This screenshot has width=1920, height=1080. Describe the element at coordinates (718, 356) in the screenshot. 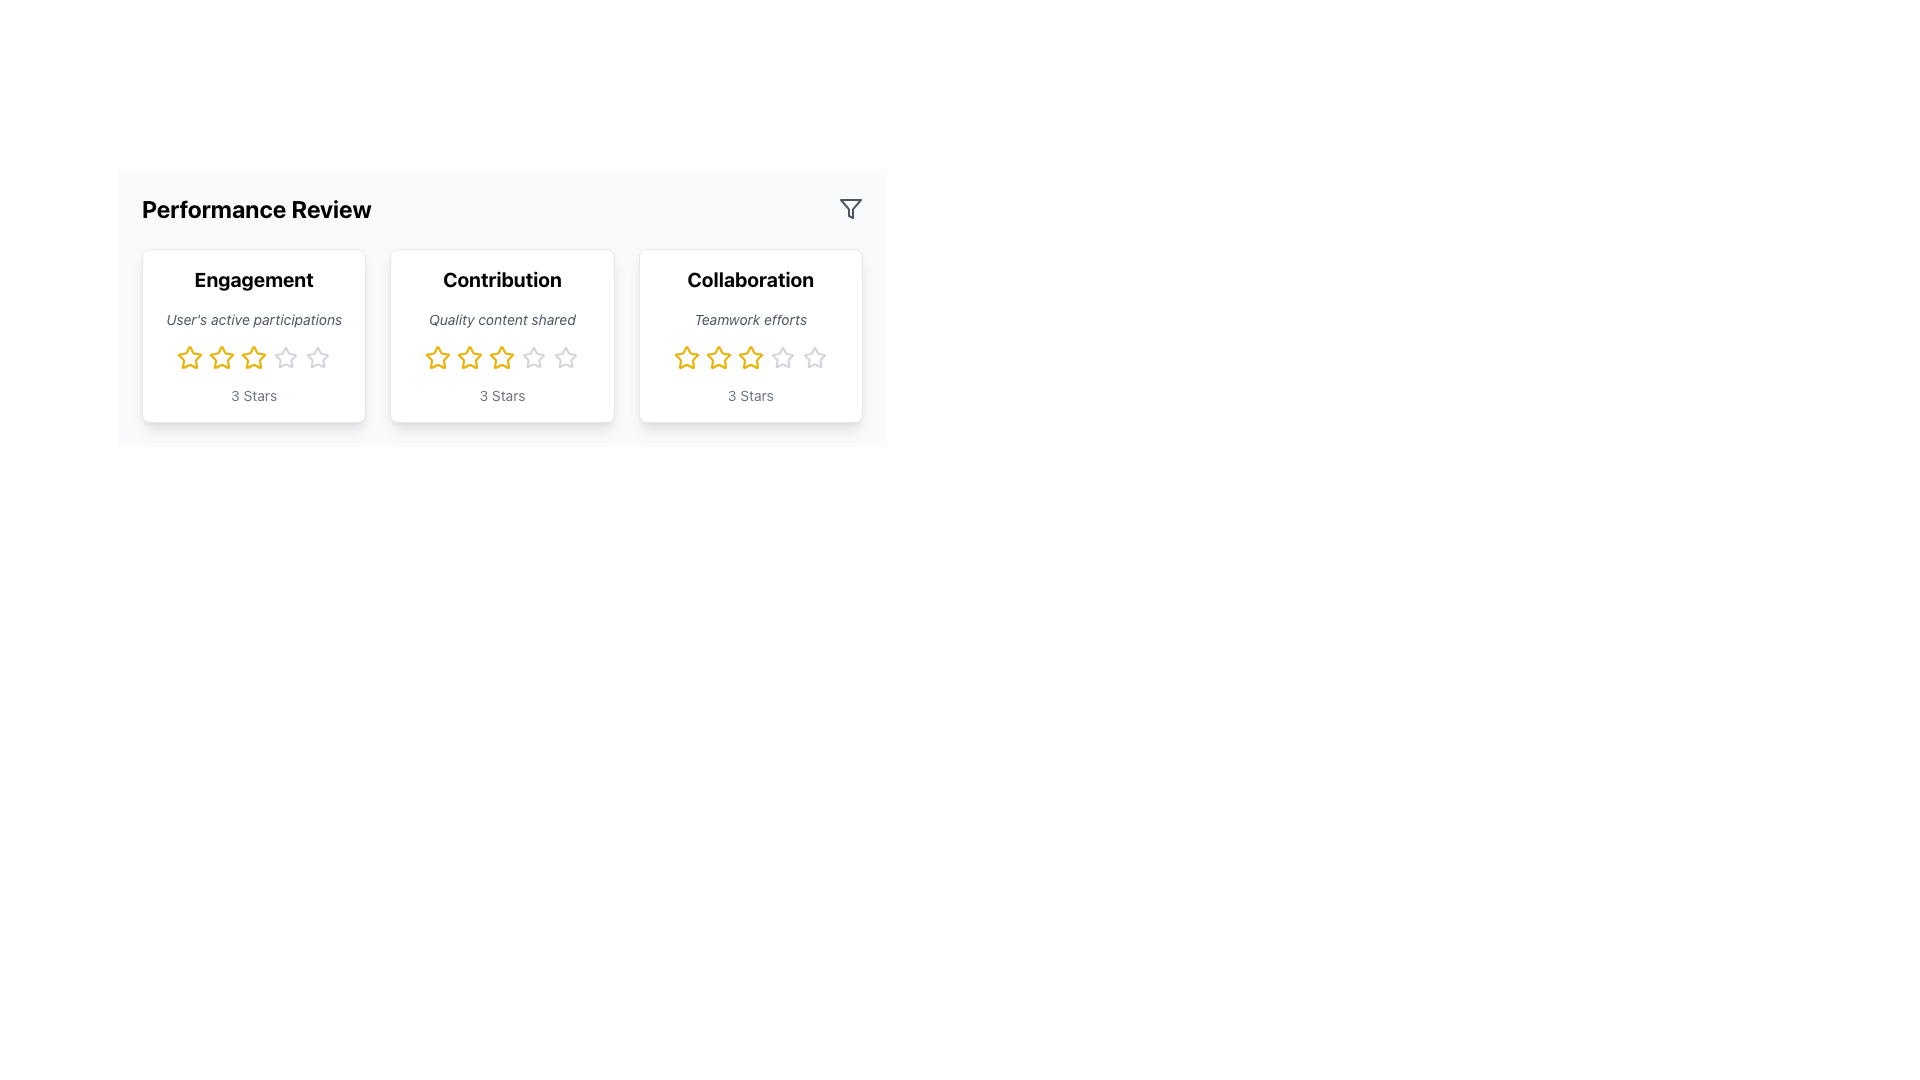

I see `the second star icon in the 'Collaboration' section of the 'Performance Review'` at that location.